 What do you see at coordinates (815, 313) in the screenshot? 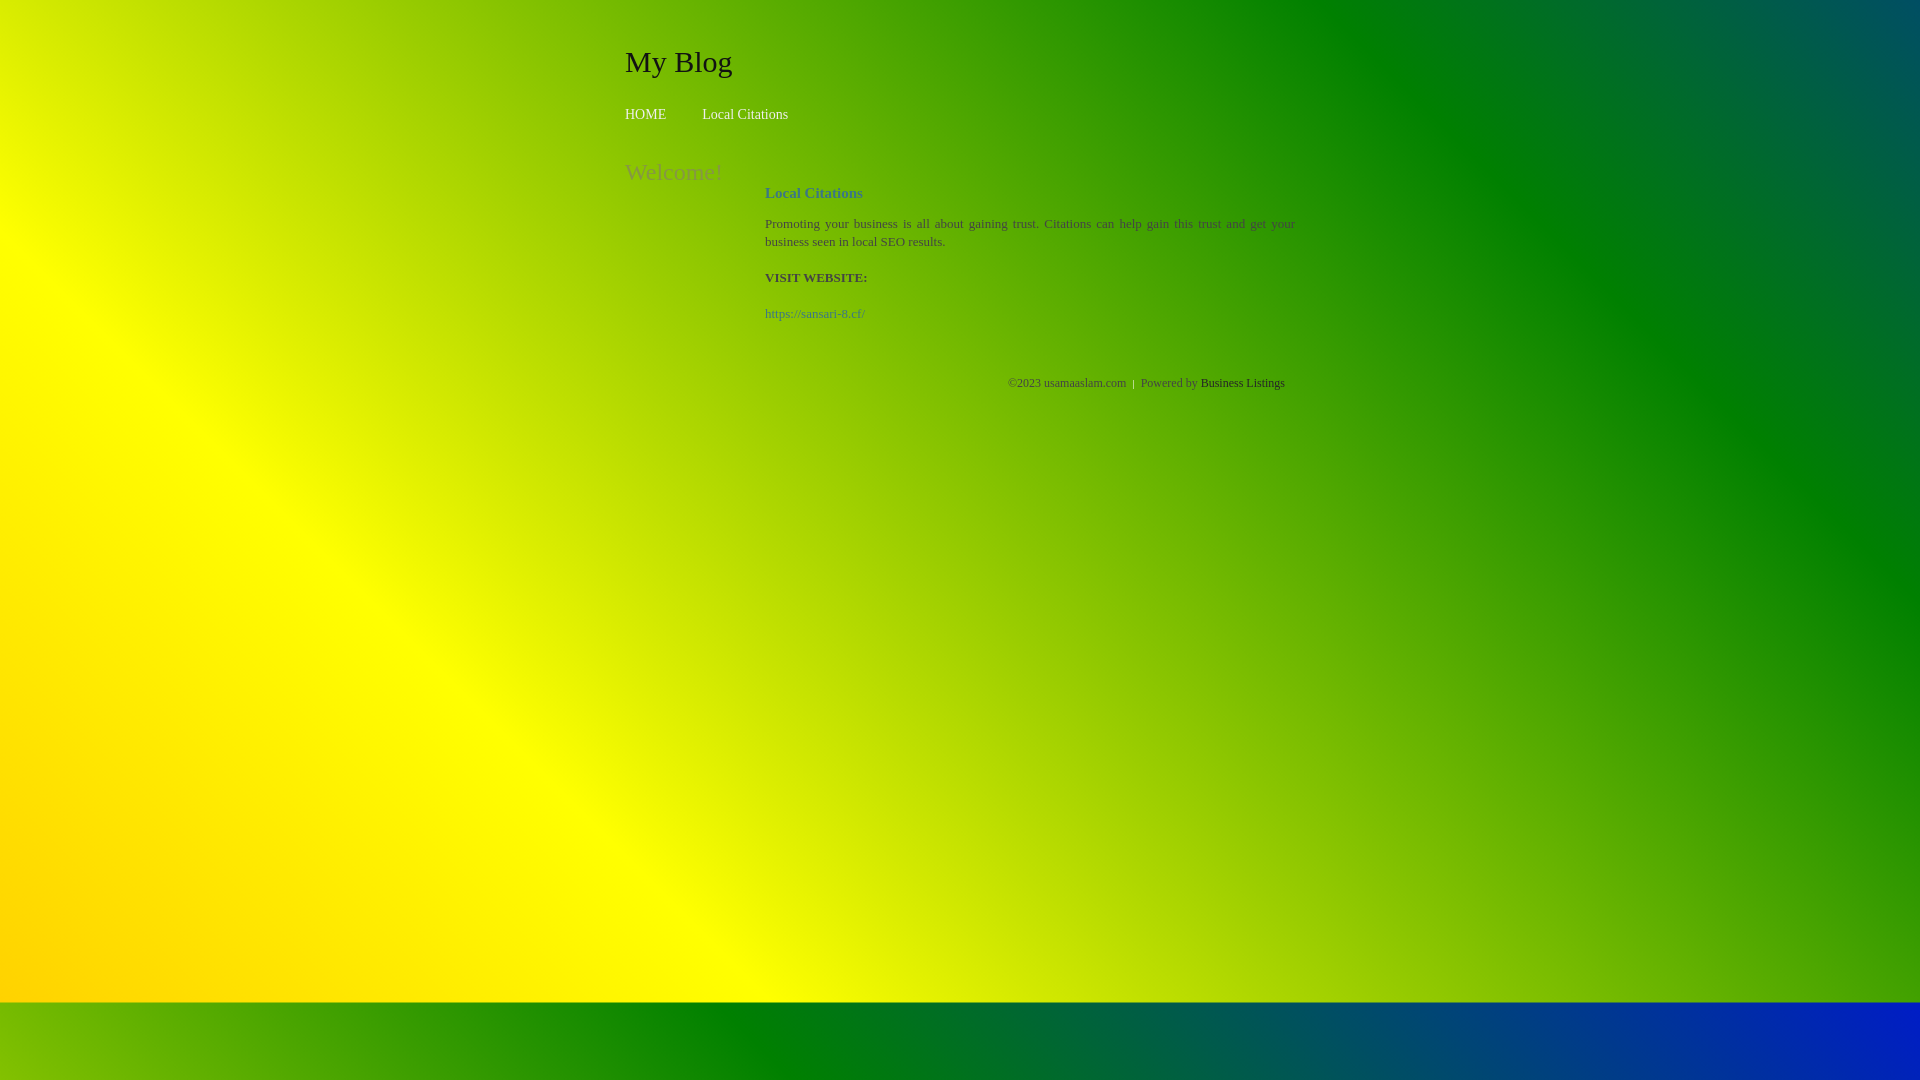
I see `'https://sansari-8.cf/'` at bounding box center [815, 313].